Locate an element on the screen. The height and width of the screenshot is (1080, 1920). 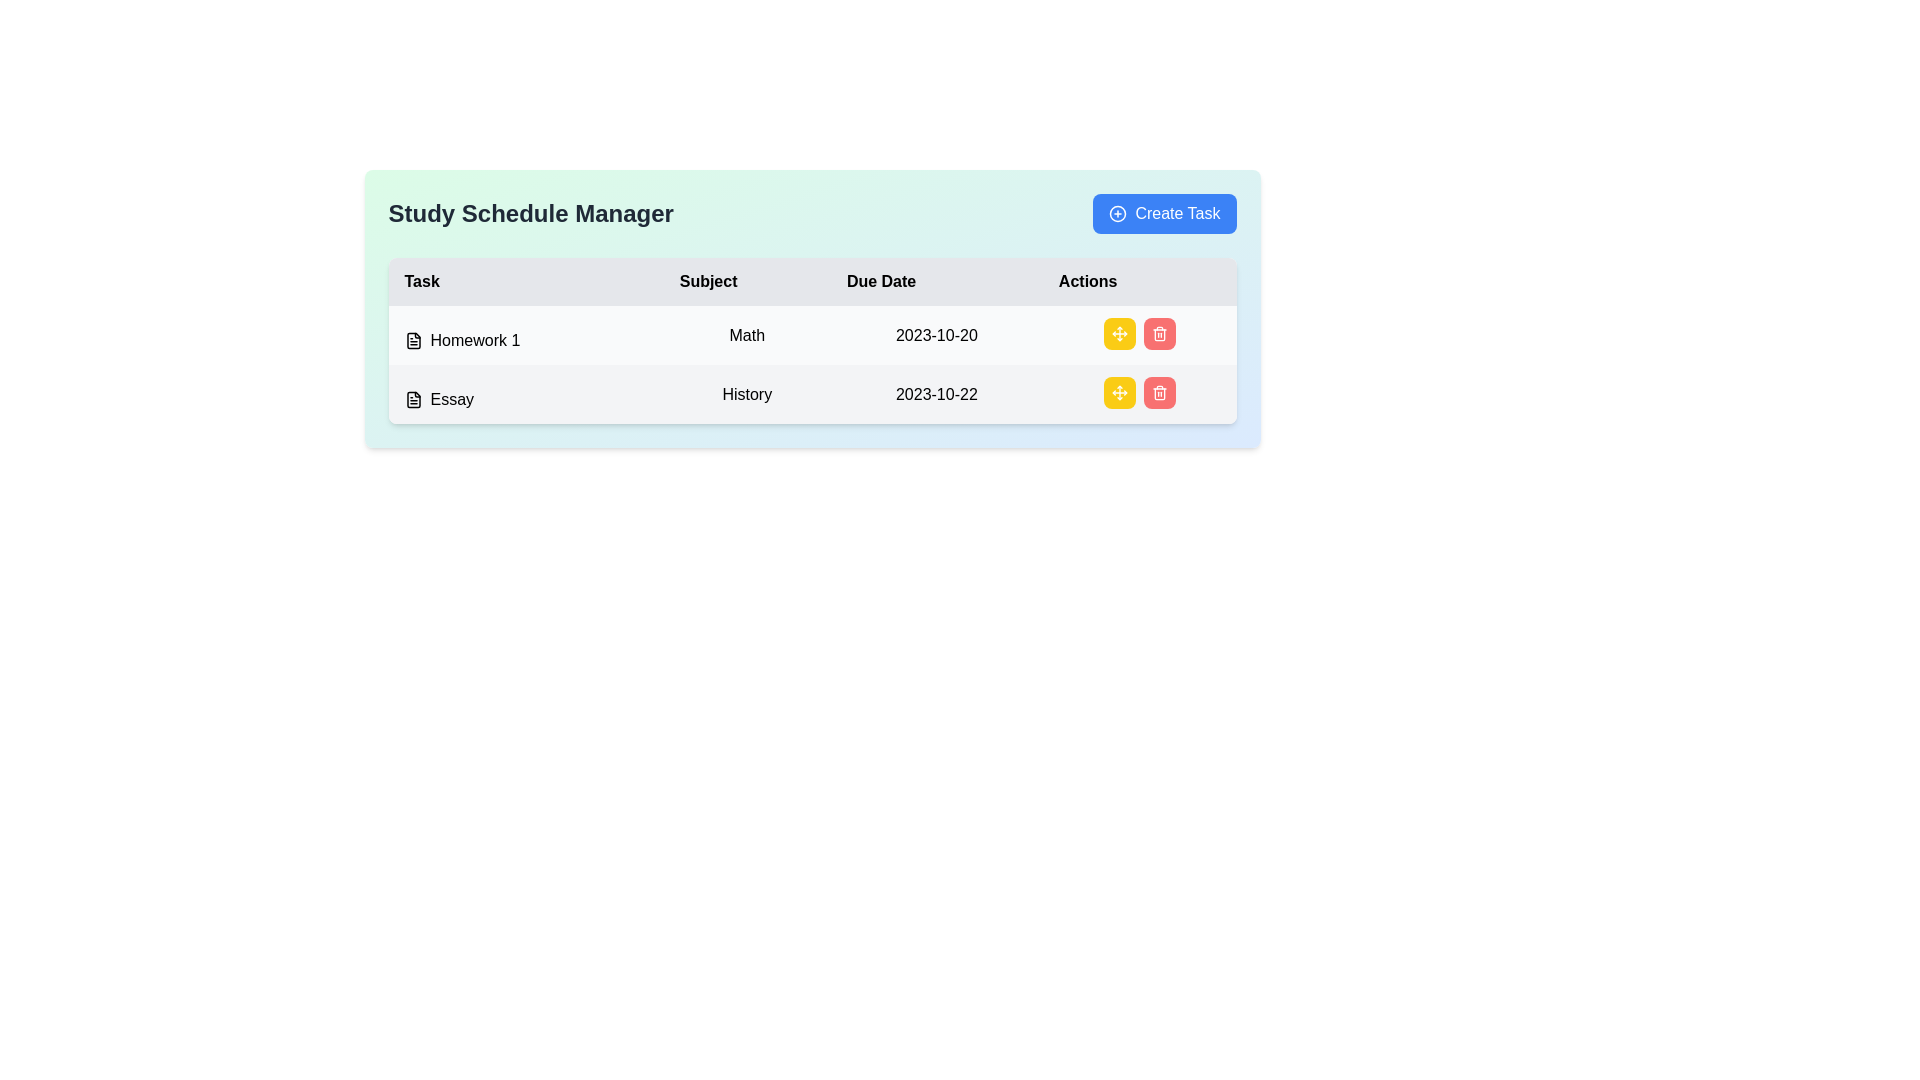
the icon inside the 'Create Task' button, which is positioned to the left of the text 'Create Task' in the top-right corner of the main content area is located at coordinates (1117, 213).